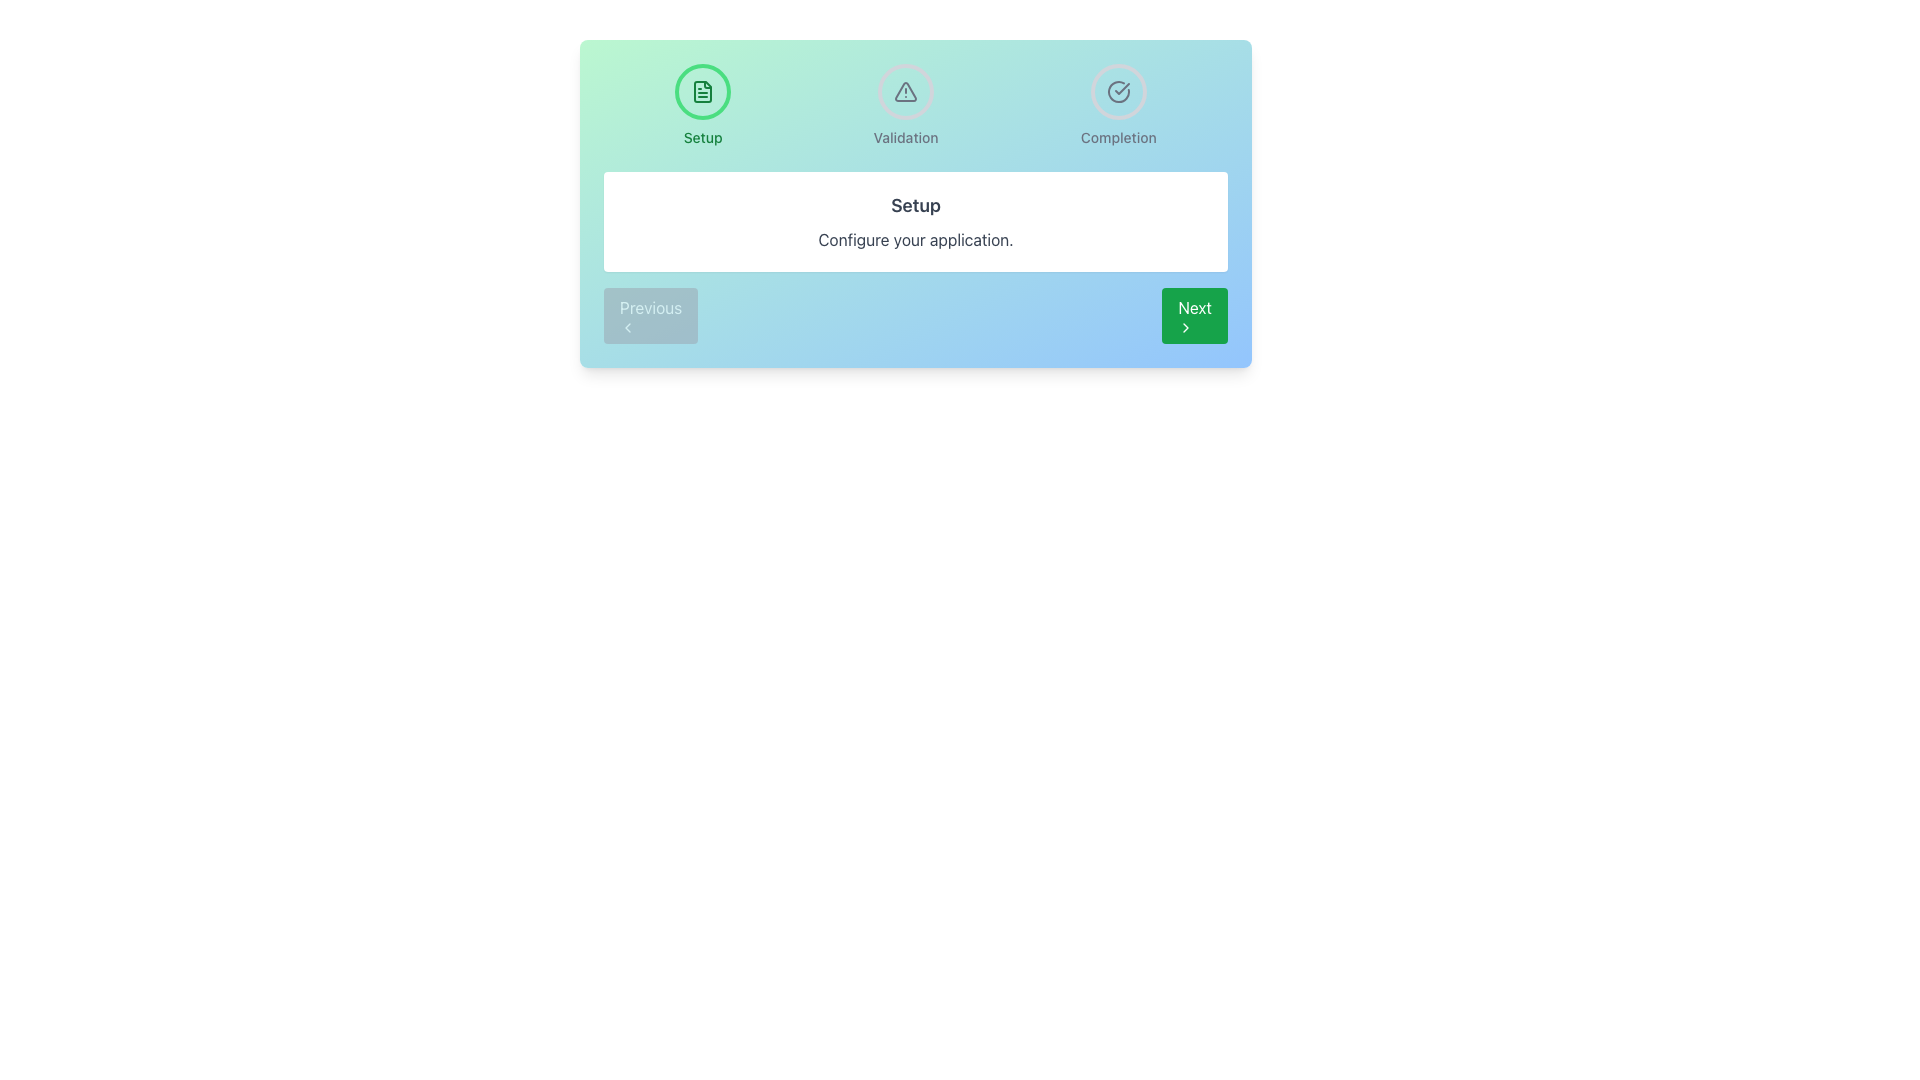  I want to click on the 'Validation' step icon which is currently inactive and positioned centrally between 'Setup' and 'Completion' in a multi-step process, so click(905, 105).